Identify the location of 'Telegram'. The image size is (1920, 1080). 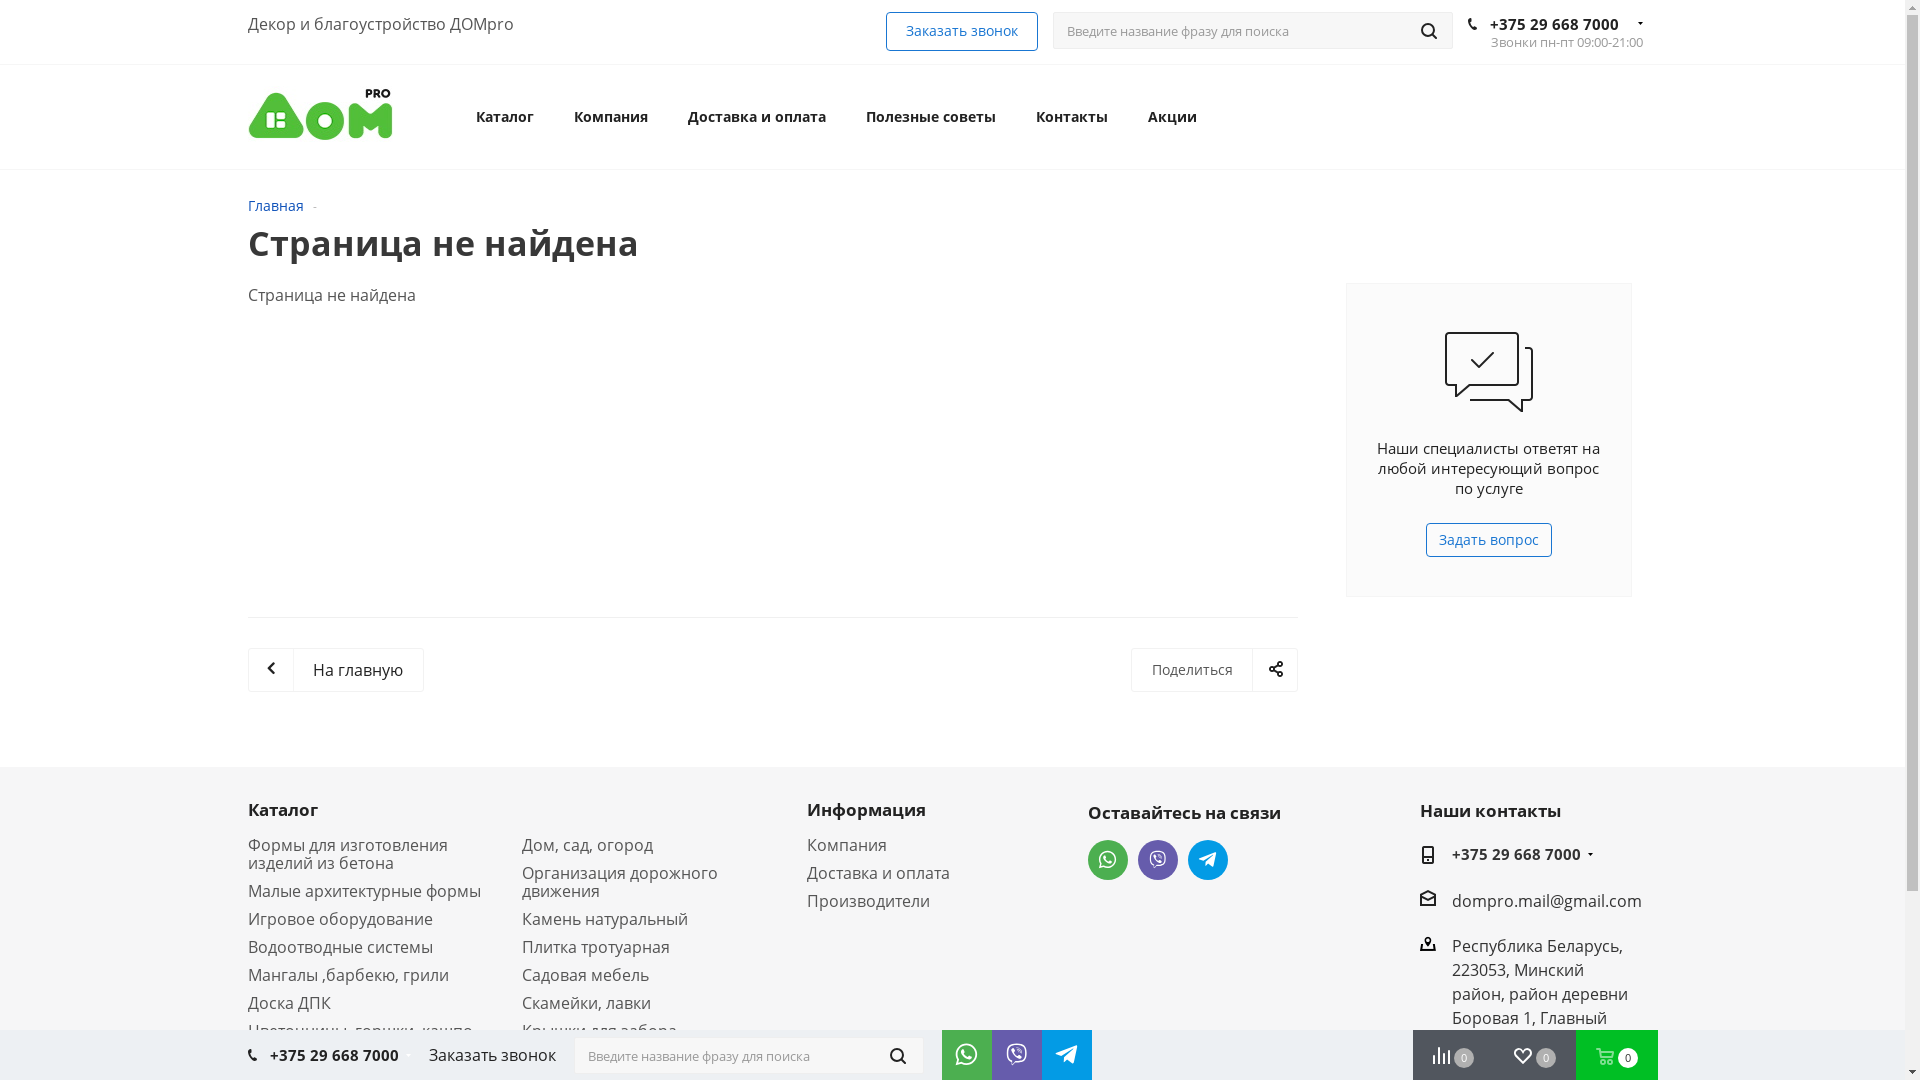
(1060, 1048).